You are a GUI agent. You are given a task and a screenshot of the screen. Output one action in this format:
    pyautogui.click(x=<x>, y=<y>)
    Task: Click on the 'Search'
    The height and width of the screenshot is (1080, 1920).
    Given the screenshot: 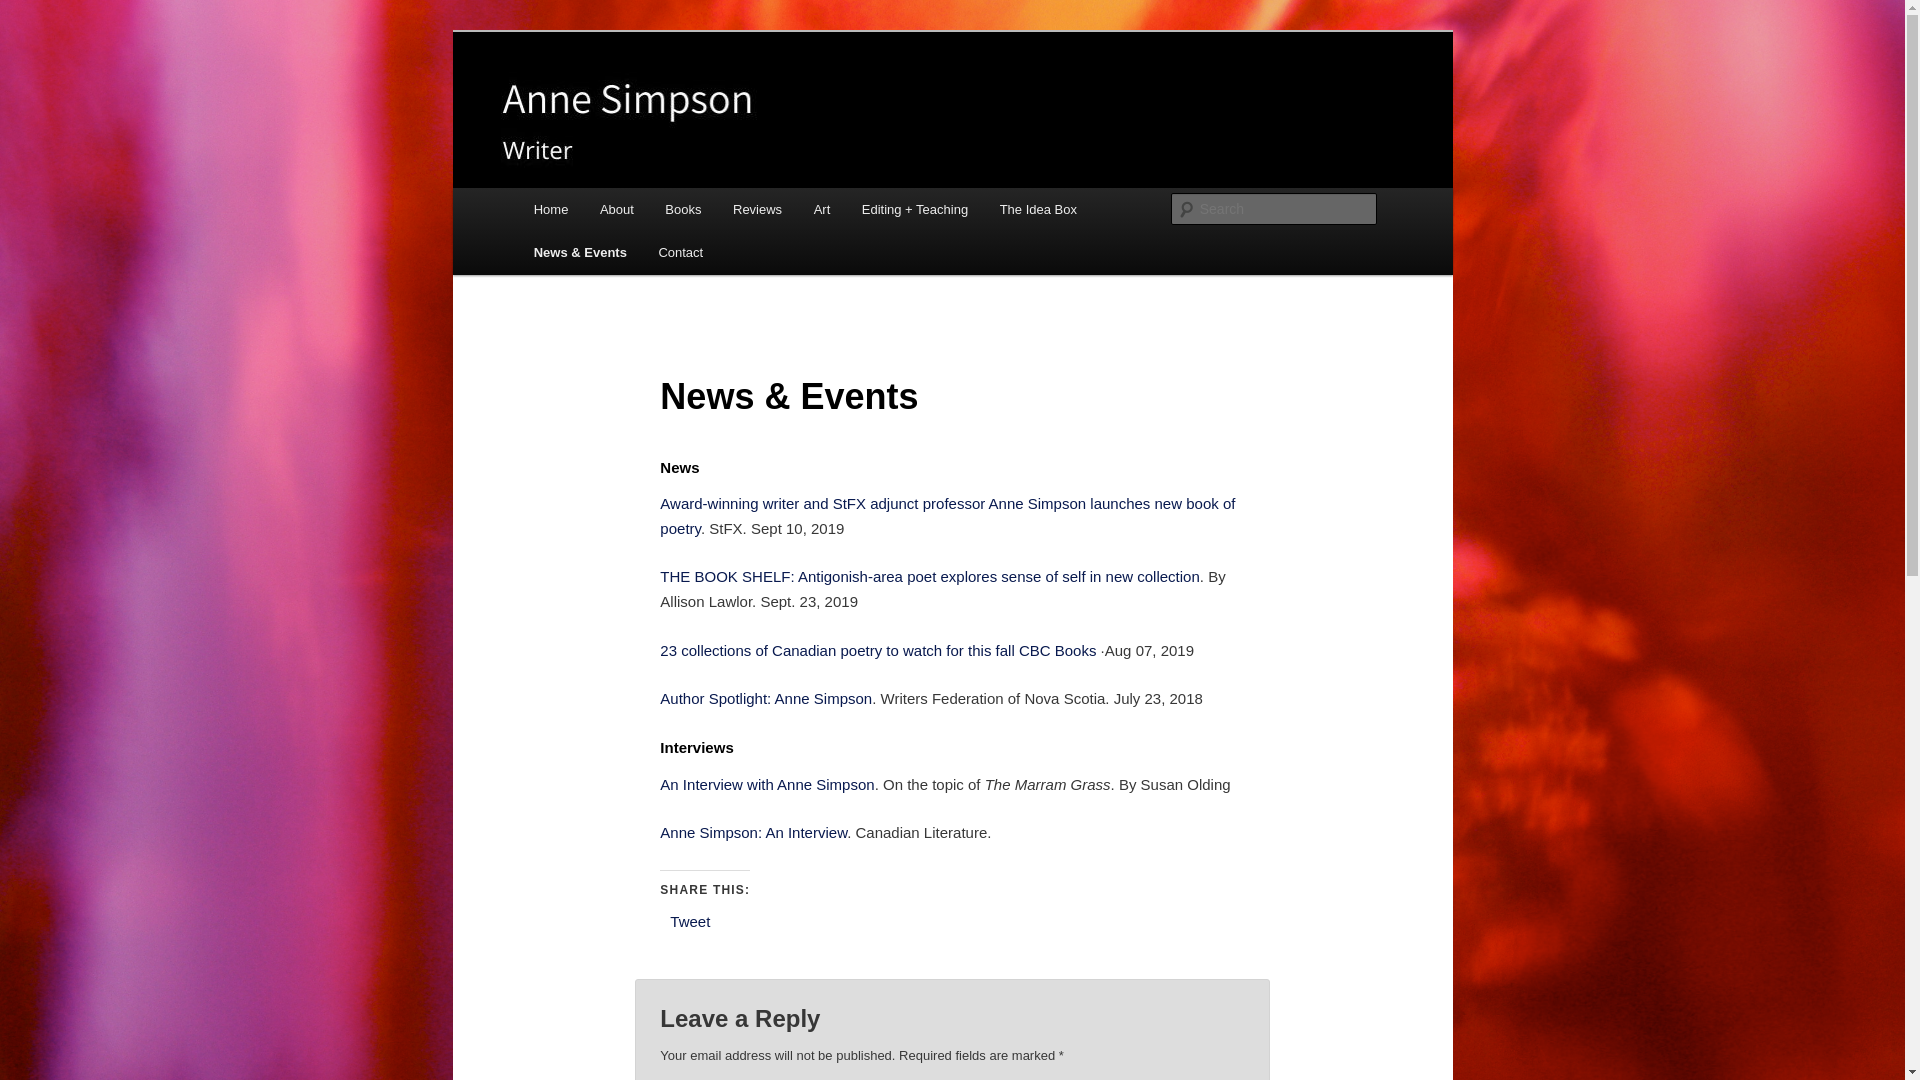 What is the action you would take?
    pyautogui.click(x=32, y=11)
    